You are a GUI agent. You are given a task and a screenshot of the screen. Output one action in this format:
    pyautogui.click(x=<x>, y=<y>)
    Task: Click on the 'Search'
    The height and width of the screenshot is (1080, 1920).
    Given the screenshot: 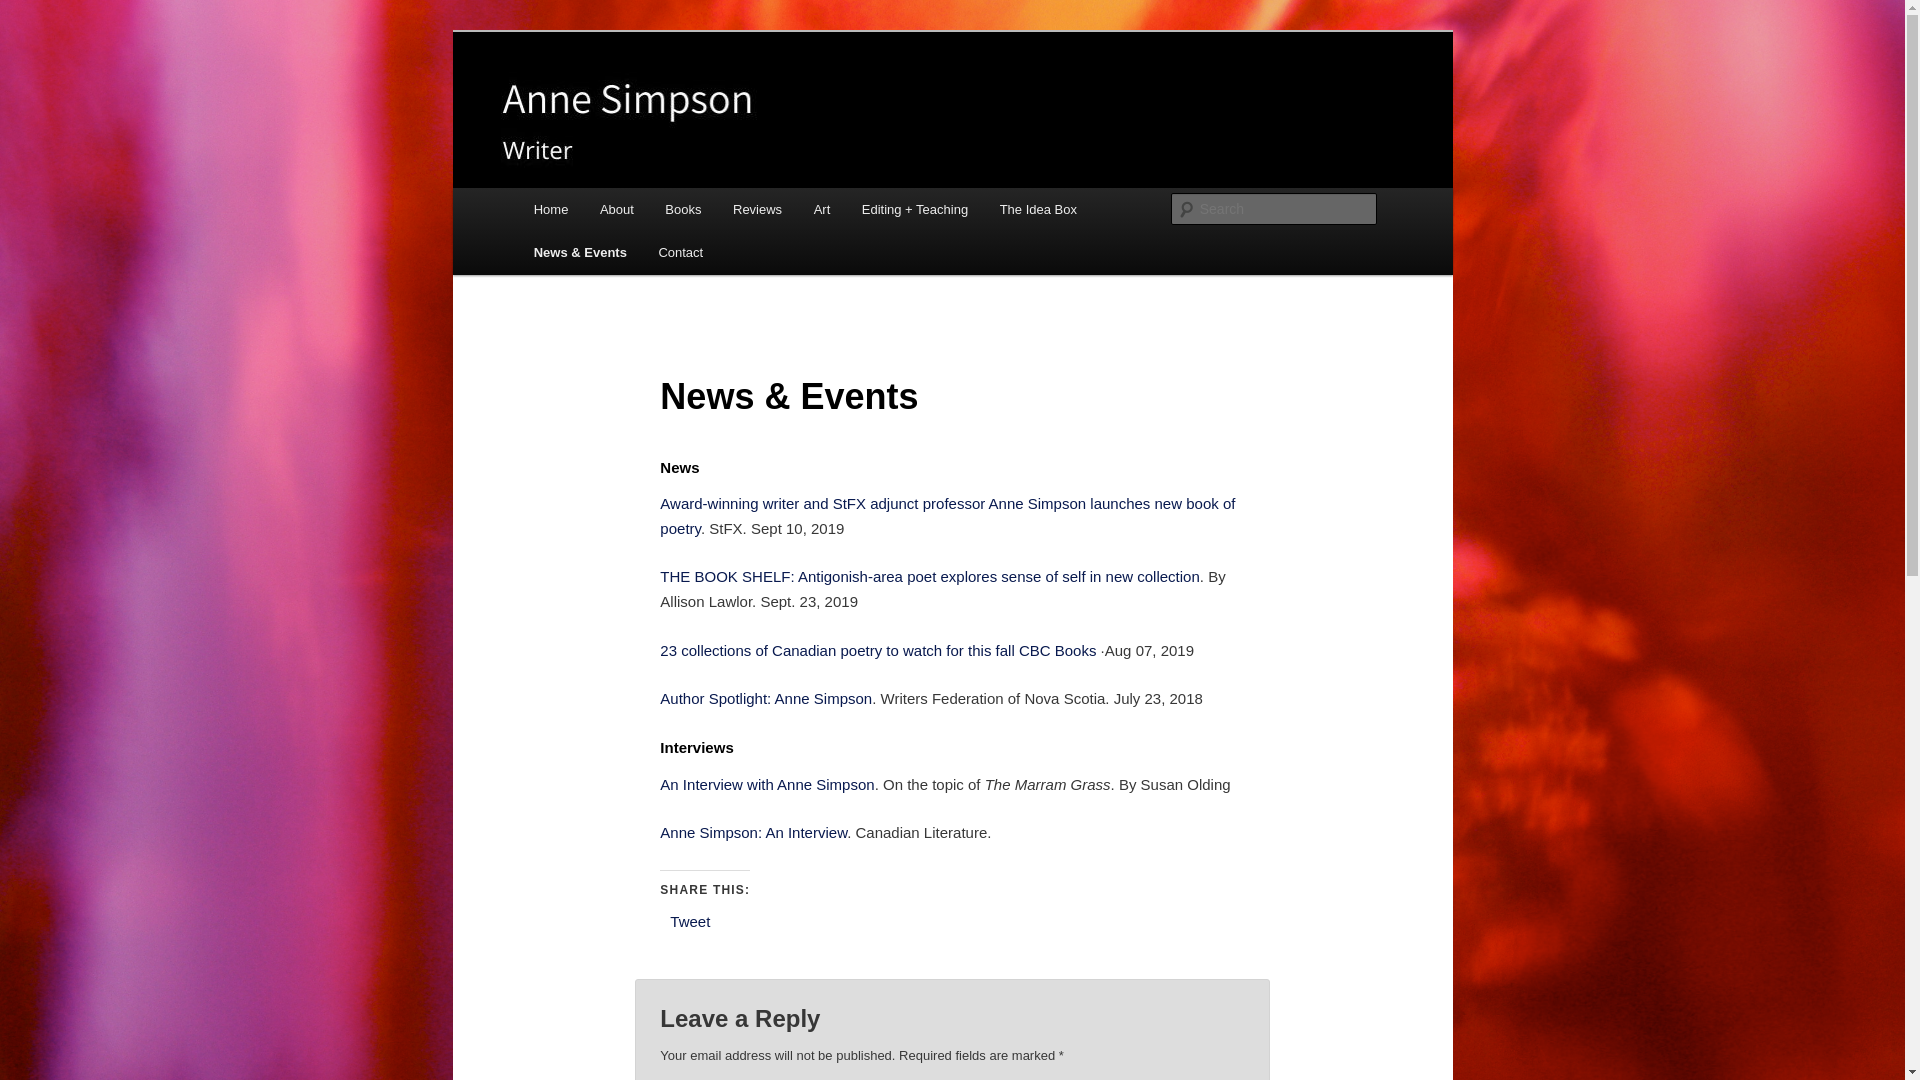 What is the action you would take?
    pyautogui.click(x=32, y=11)
    